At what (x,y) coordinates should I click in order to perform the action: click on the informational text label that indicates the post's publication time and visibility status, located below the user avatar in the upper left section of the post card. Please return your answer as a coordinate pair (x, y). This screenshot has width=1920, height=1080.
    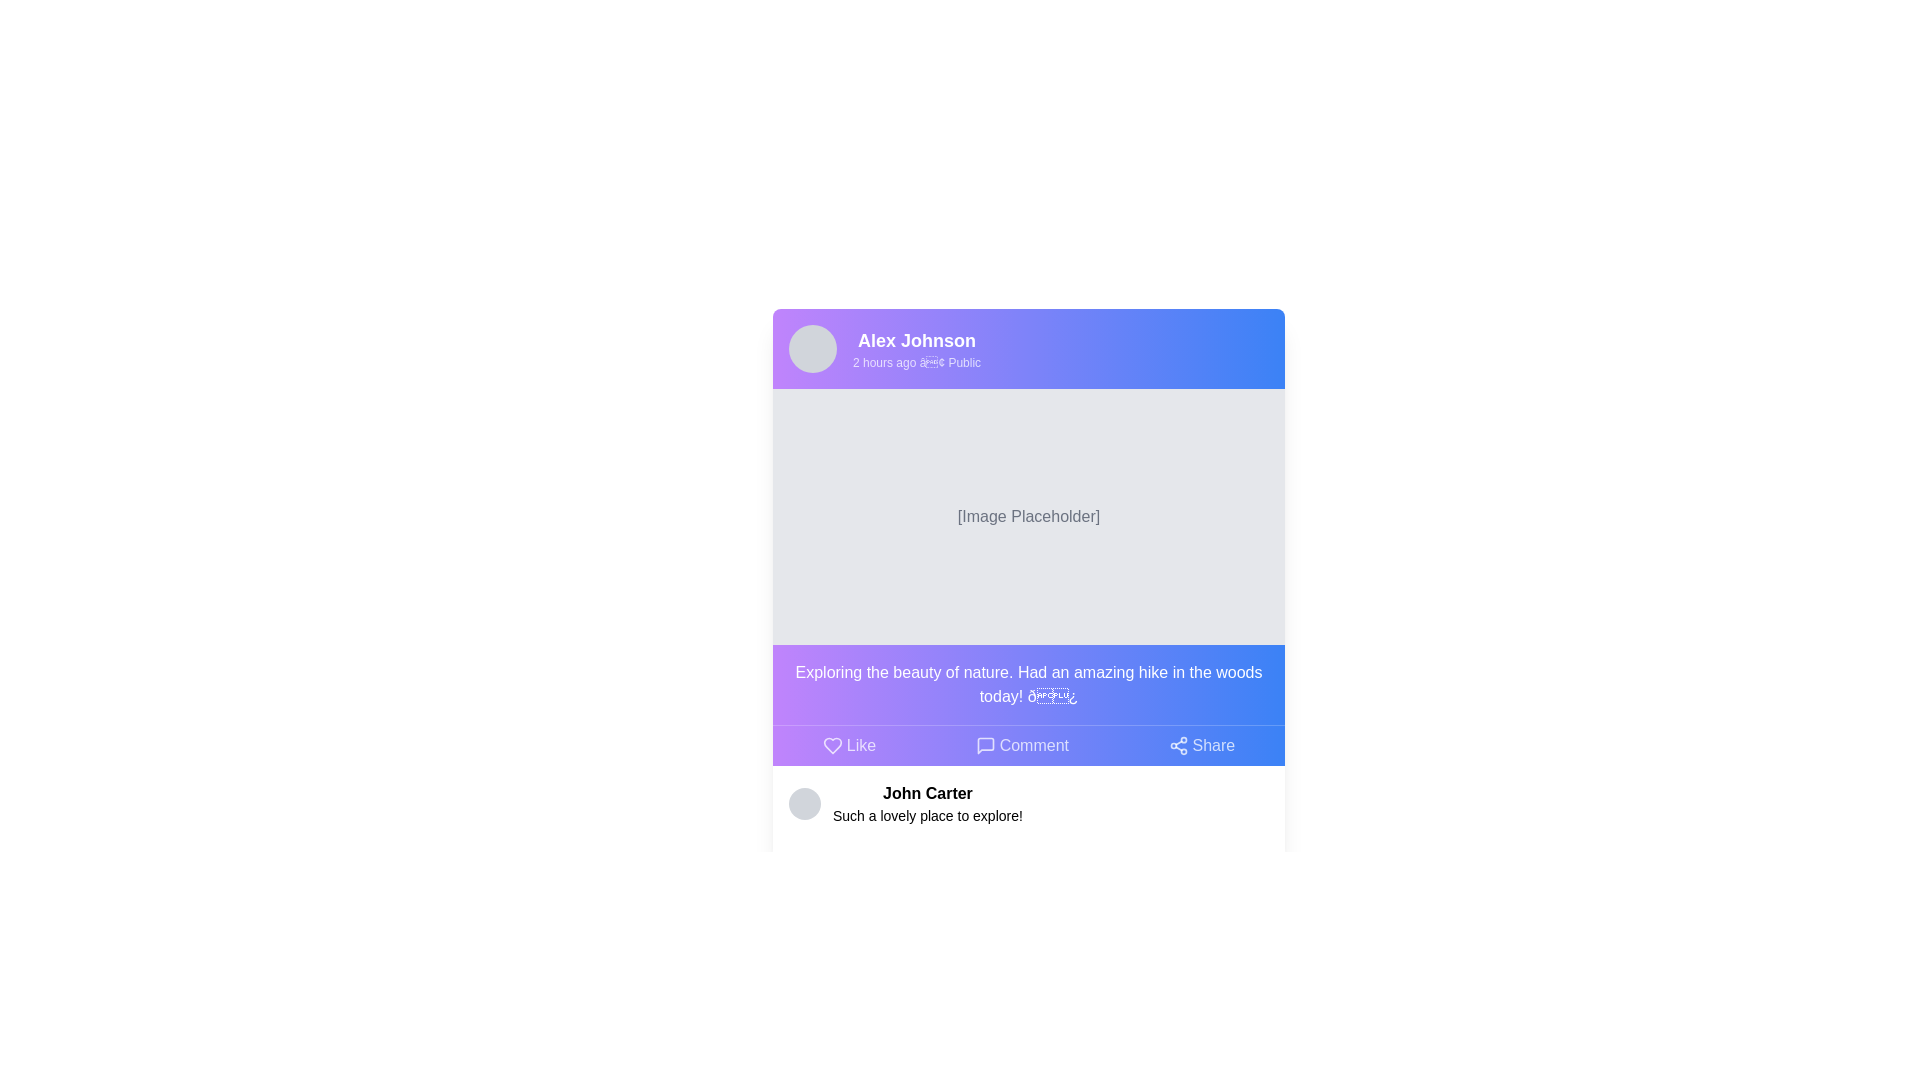
    Looking at the image, I should click on (915, 362).